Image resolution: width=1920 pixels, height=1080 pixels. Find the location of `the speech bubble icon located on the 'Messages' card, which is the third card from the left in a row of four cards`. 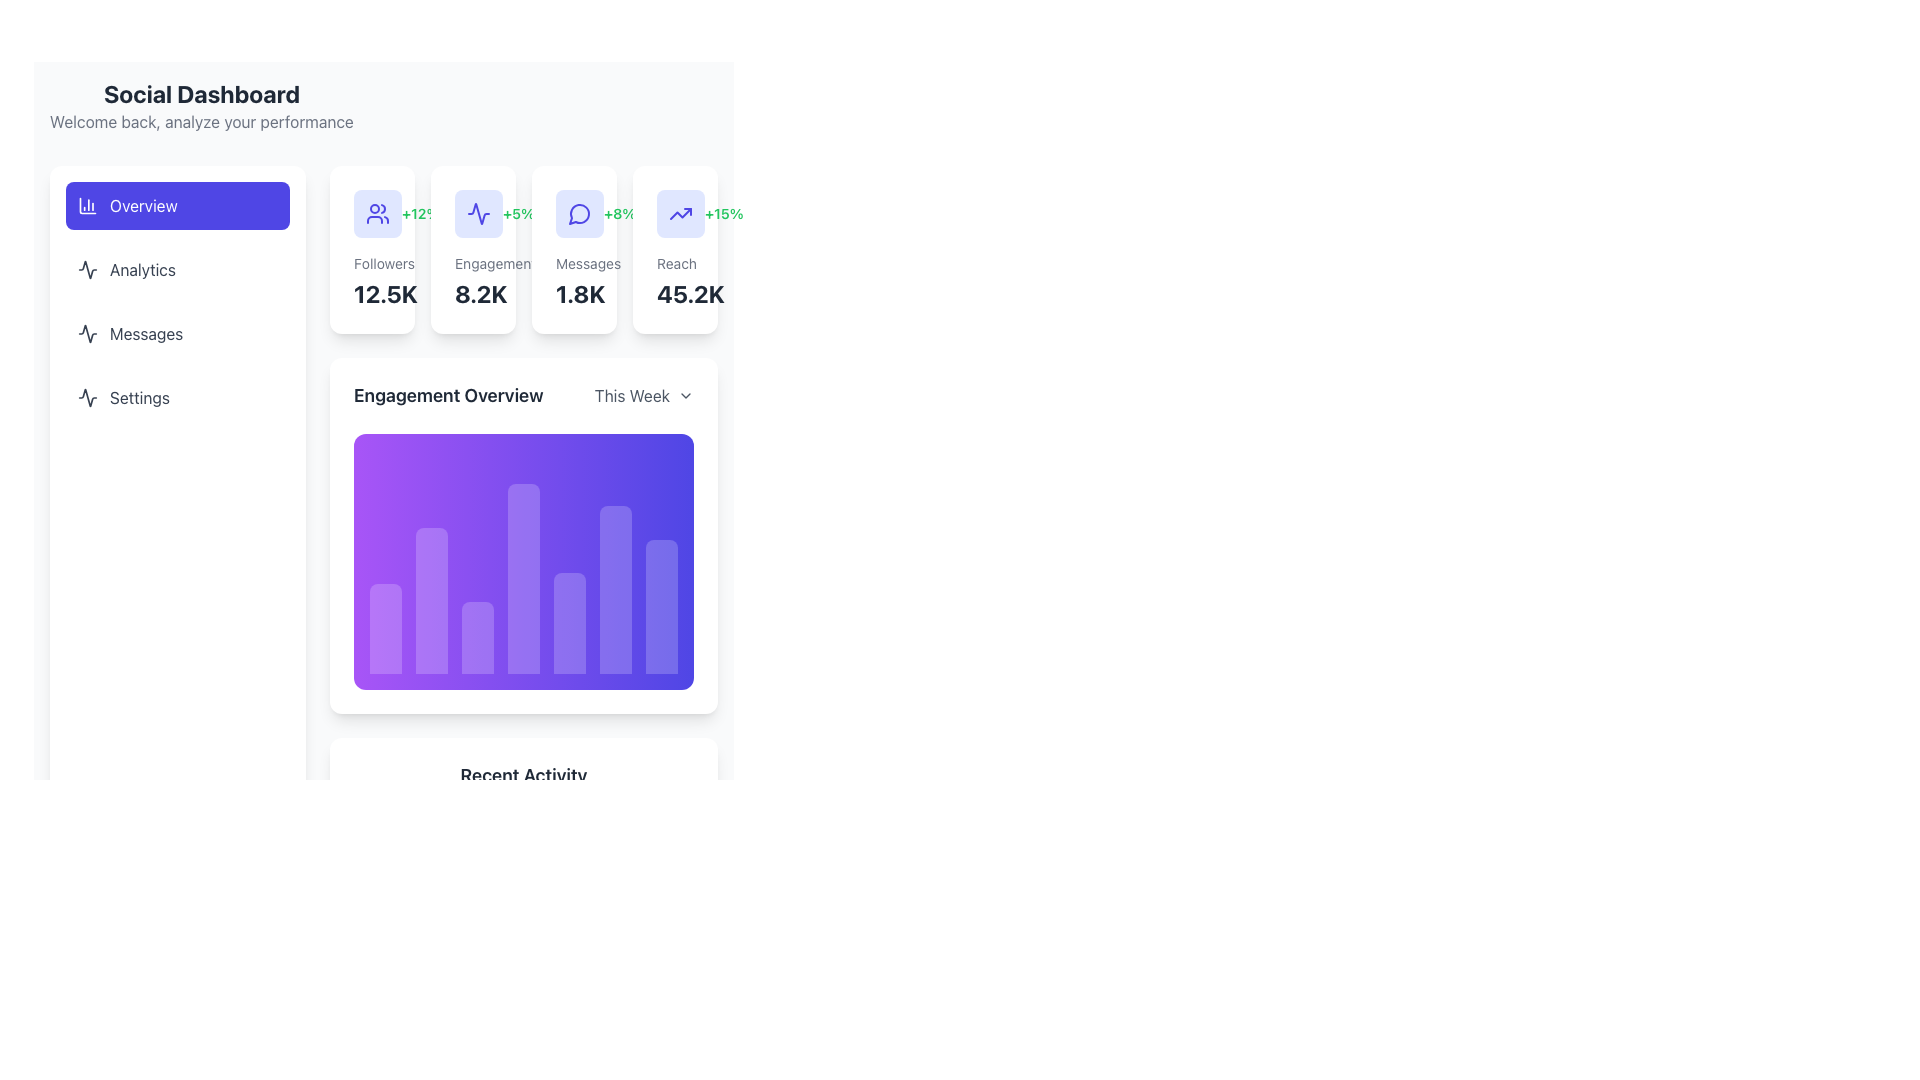

the speech bubble icon located on the 'Messages' card, which is the third card from the left in a row of four cards is located at coordinates (573, 213).